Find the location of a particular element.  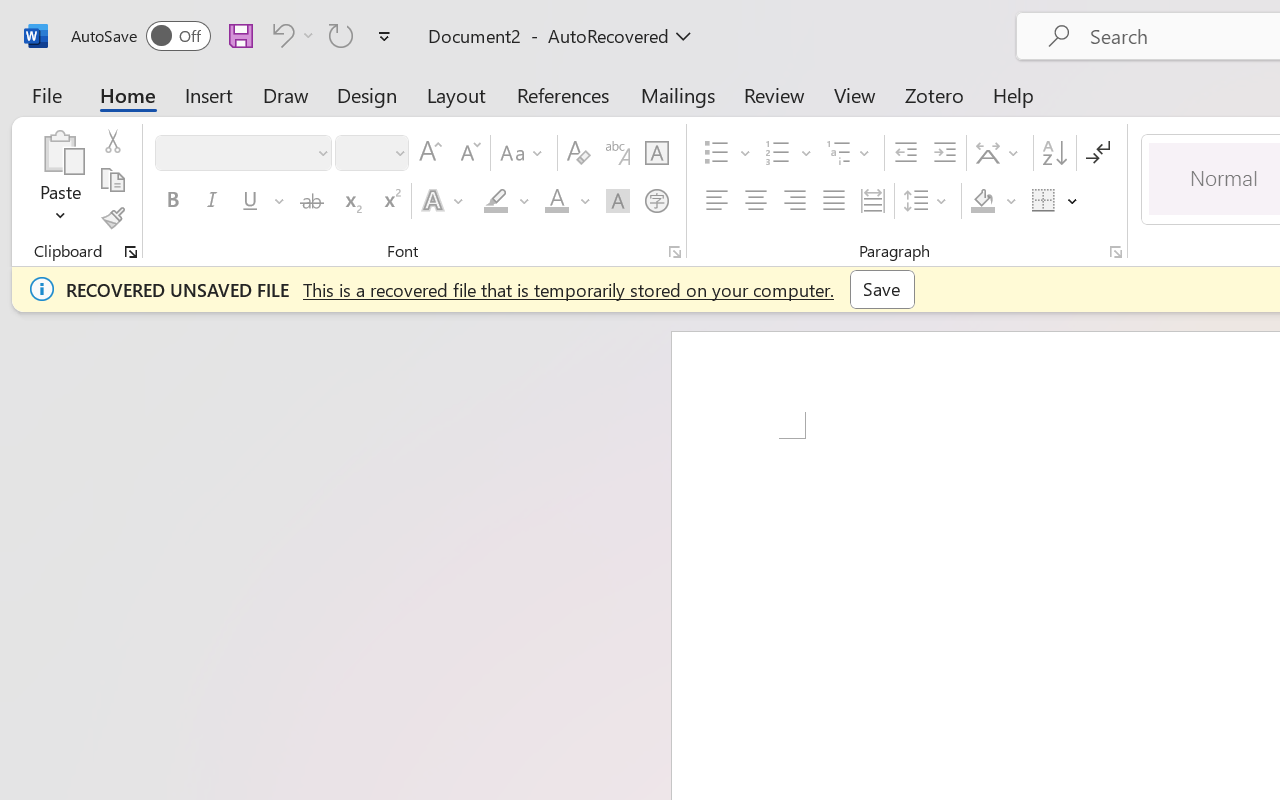

'Center' is located at coordinates (755, 201).